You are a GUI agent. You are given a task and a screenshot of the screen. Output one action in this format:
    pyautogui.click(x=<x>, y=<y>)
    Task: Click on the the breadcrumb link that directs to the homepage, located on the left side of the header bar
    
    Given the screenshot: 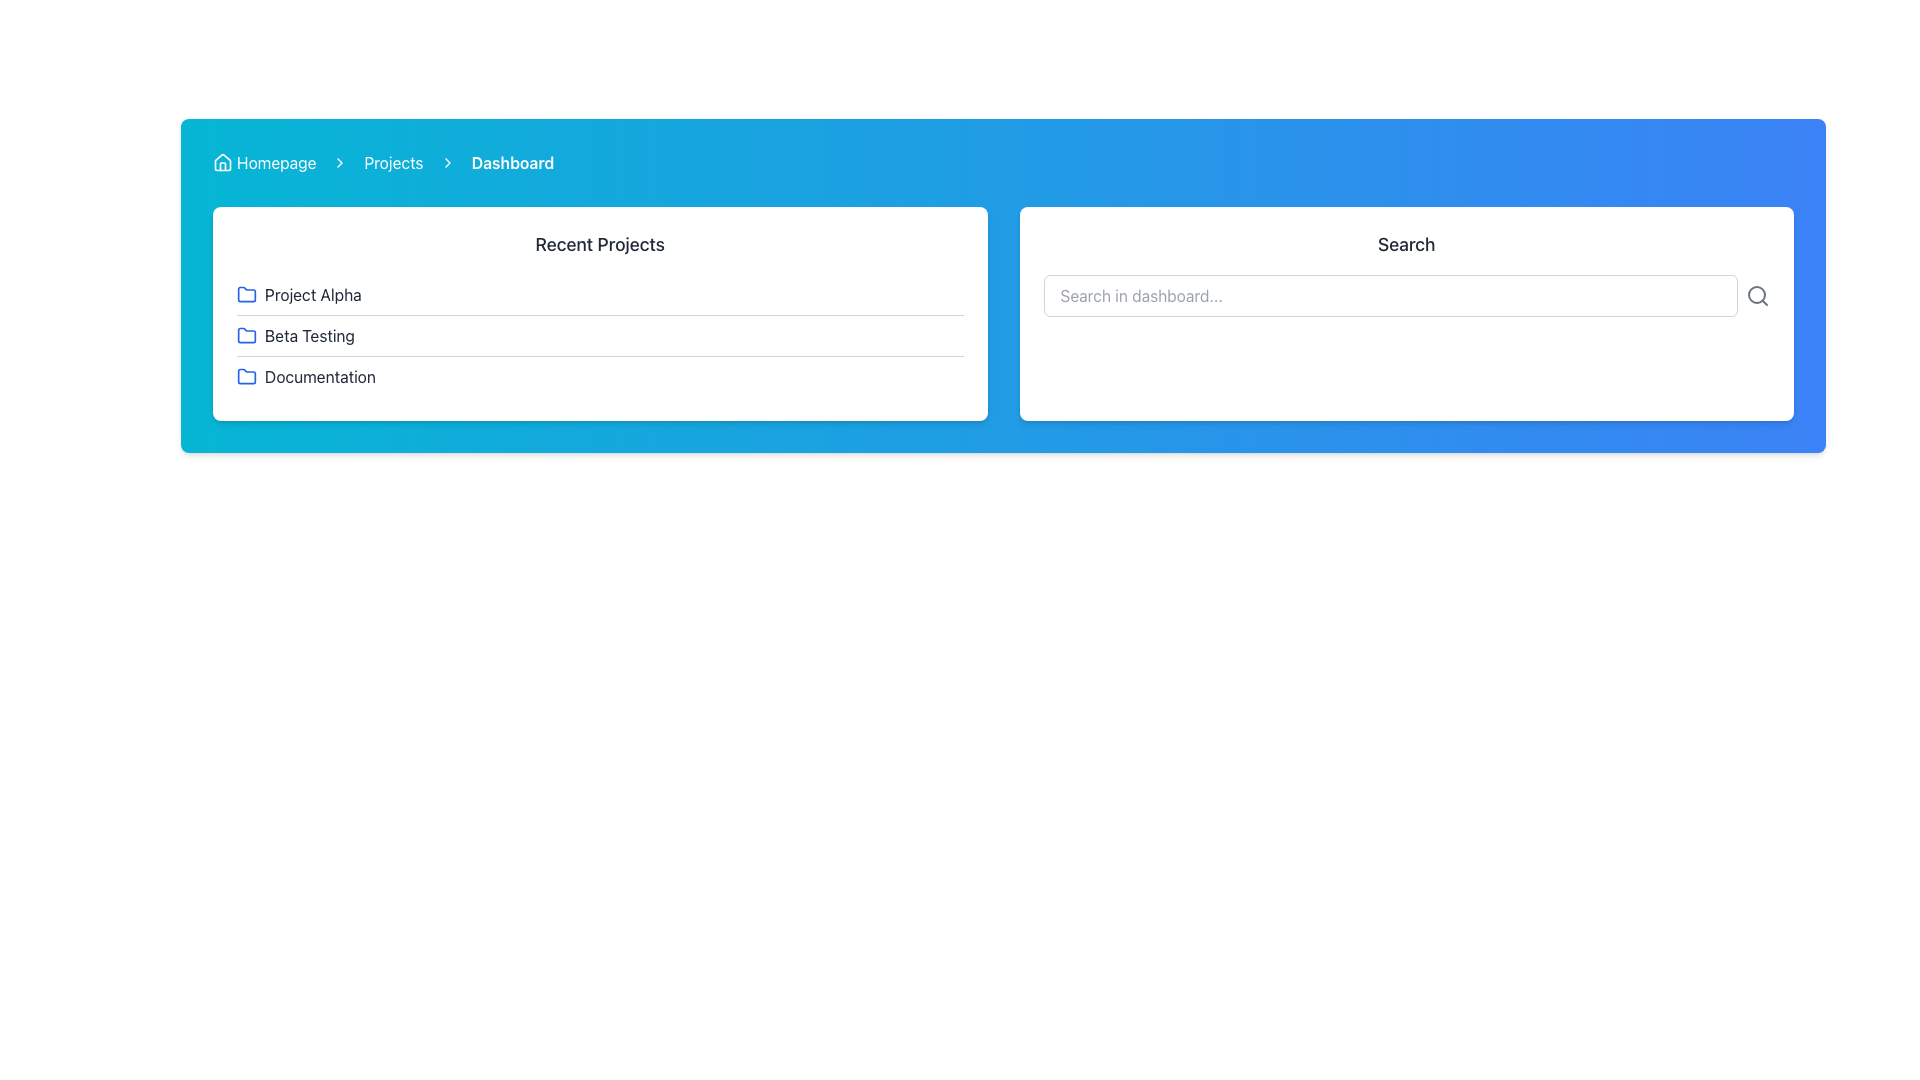 What is the action you would take?
    pyautogui.click(x=263, y=161)
    